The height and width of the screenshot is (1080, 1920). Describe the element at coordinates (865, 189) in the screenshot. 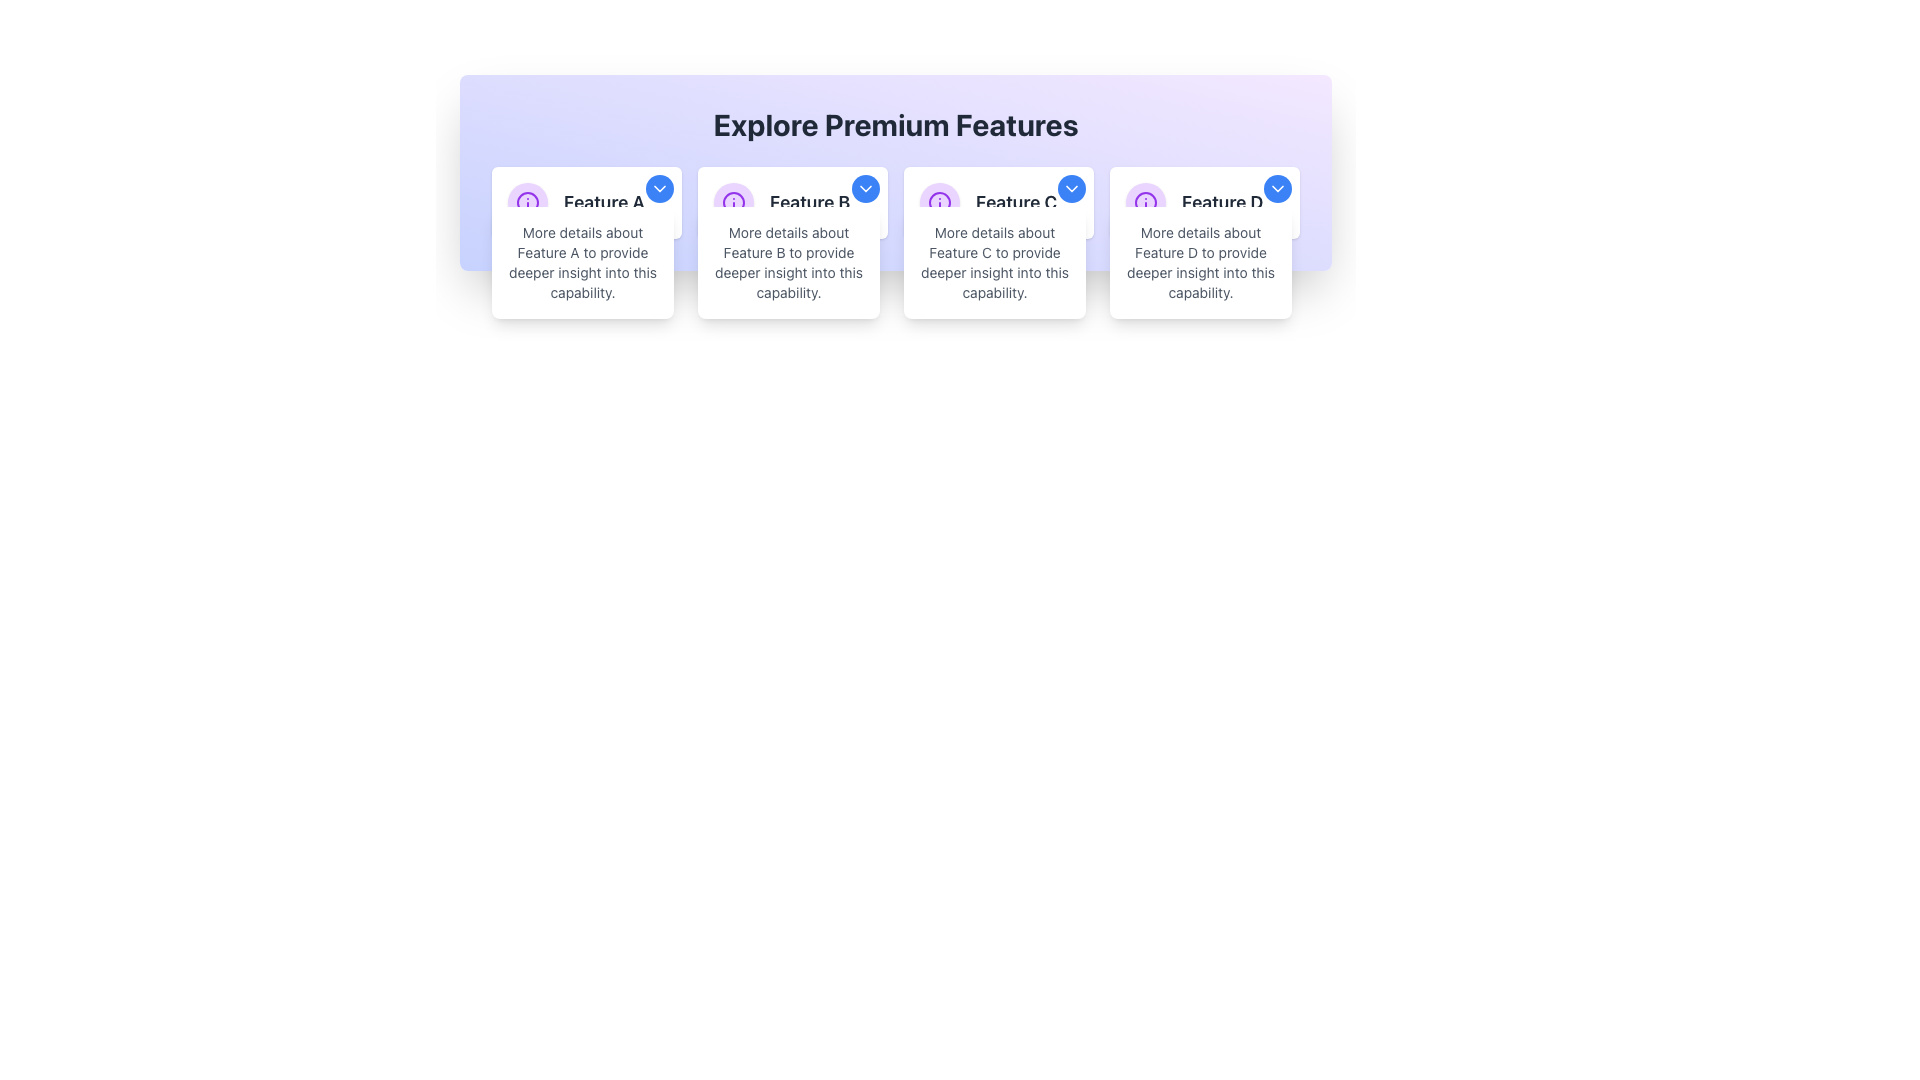

I see `the downward-facing chevron icon within the blue circular button of the 'Feature B' card` at that location.